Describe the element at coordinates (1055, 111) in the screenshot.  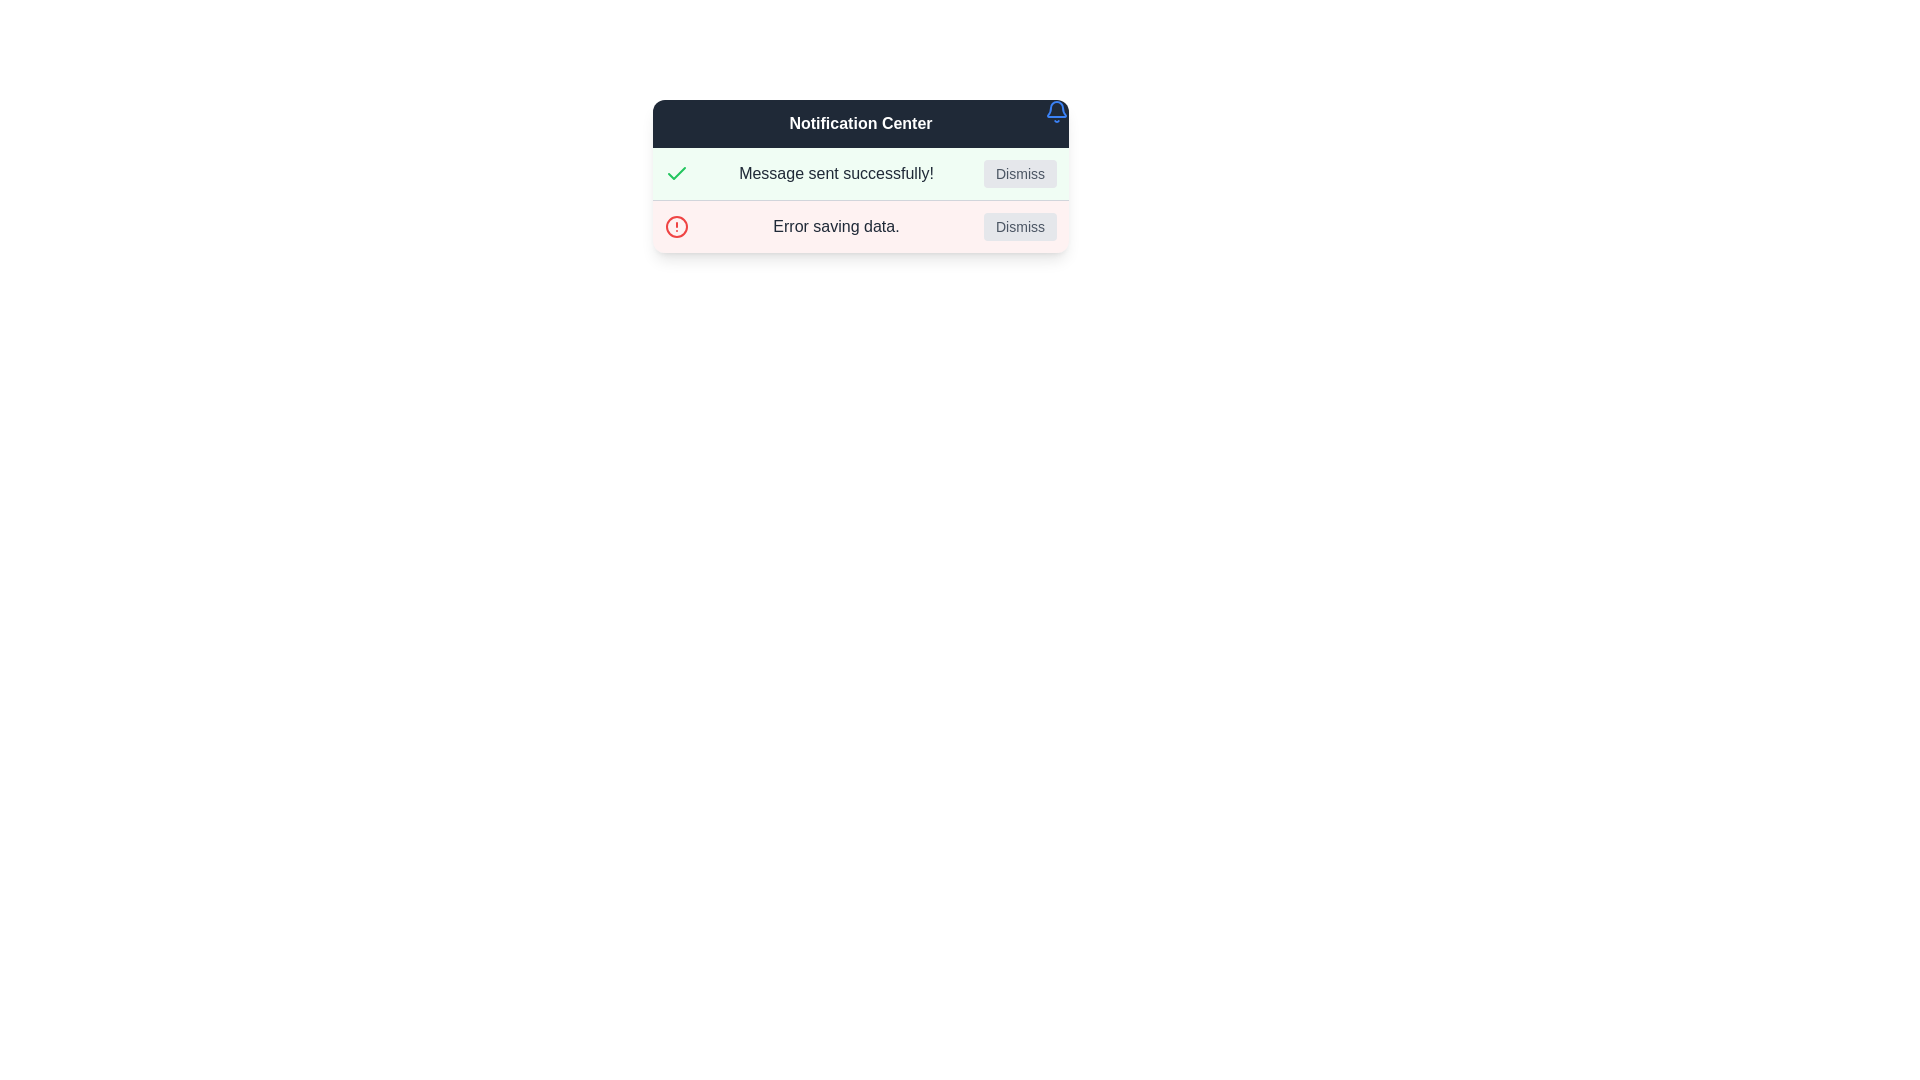
I see `the bell icon with a blue outline located at the upper-right corner of the header bar` at that location.